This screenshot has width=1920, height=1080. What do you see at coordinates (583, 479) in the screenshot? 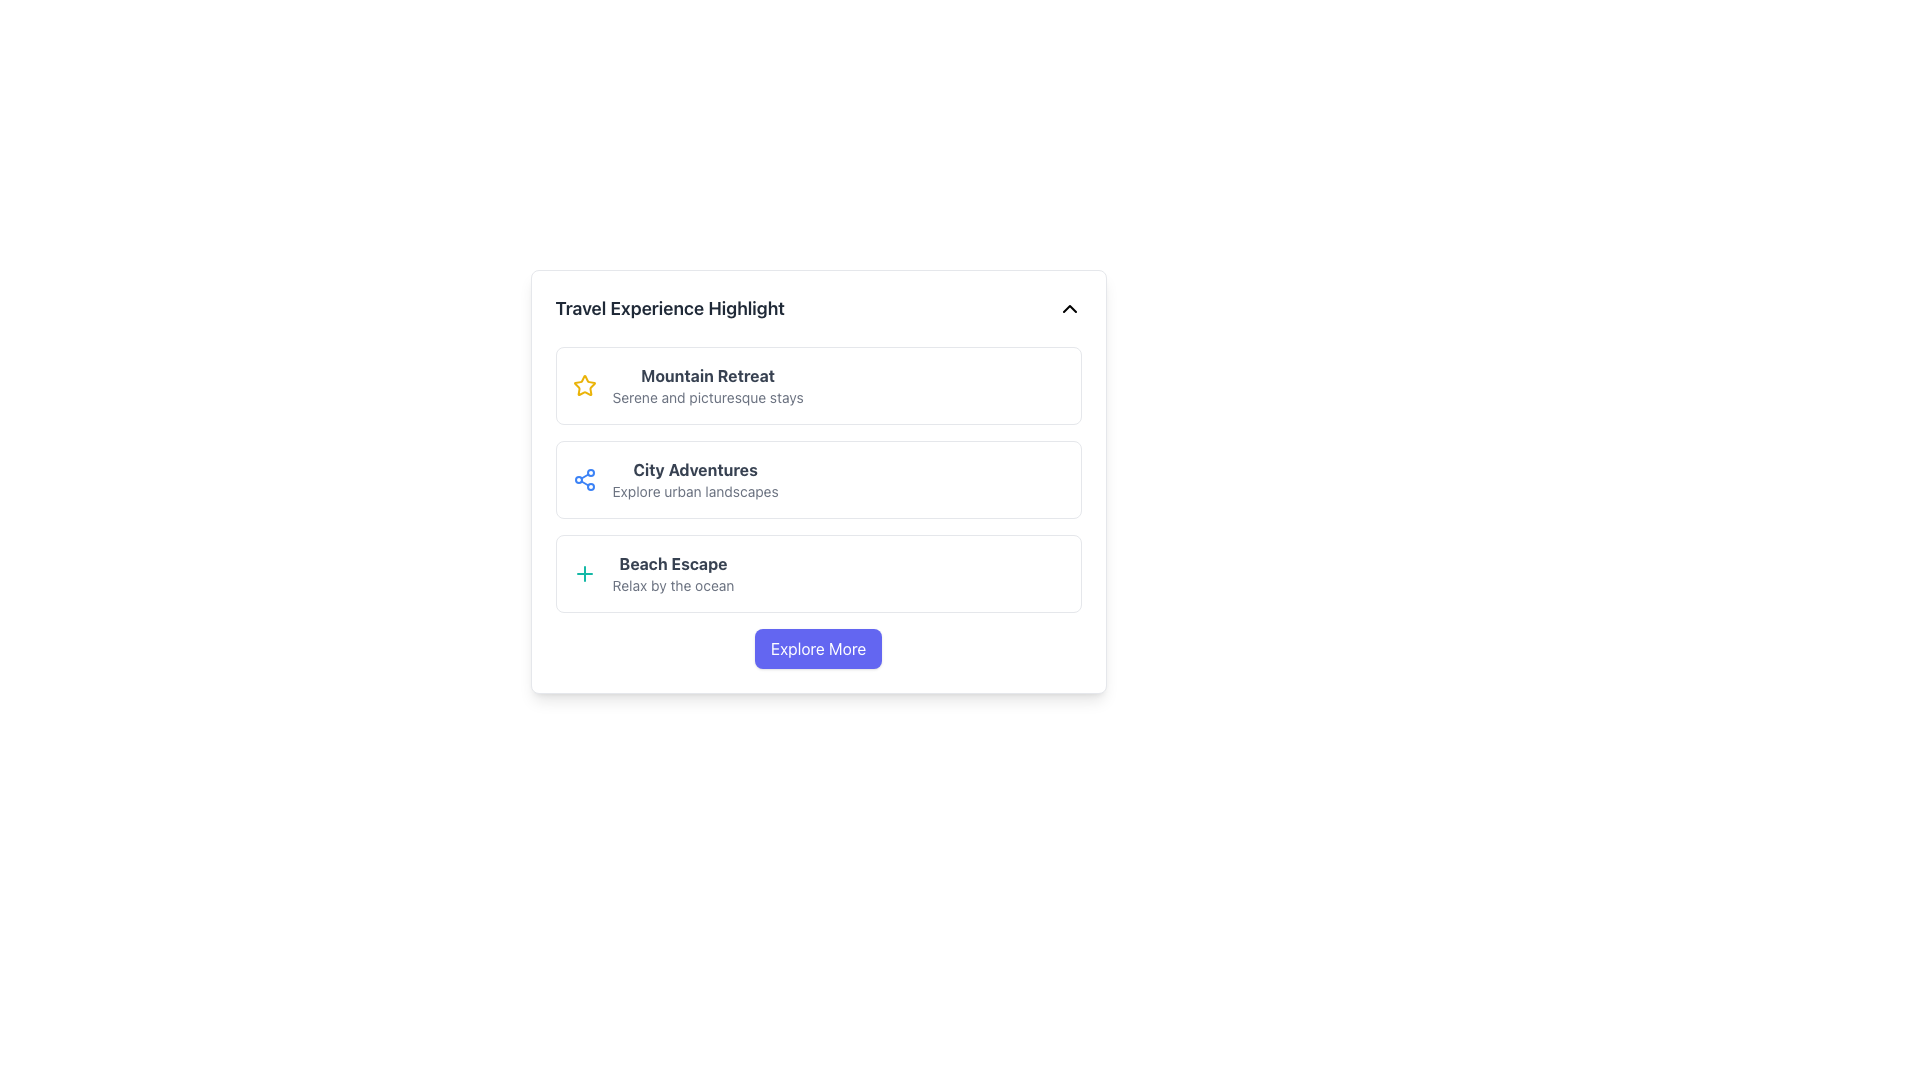
I see `the share icon located in the top-left corner of the 'City Adventures' card` at bounding box center [583, 479].